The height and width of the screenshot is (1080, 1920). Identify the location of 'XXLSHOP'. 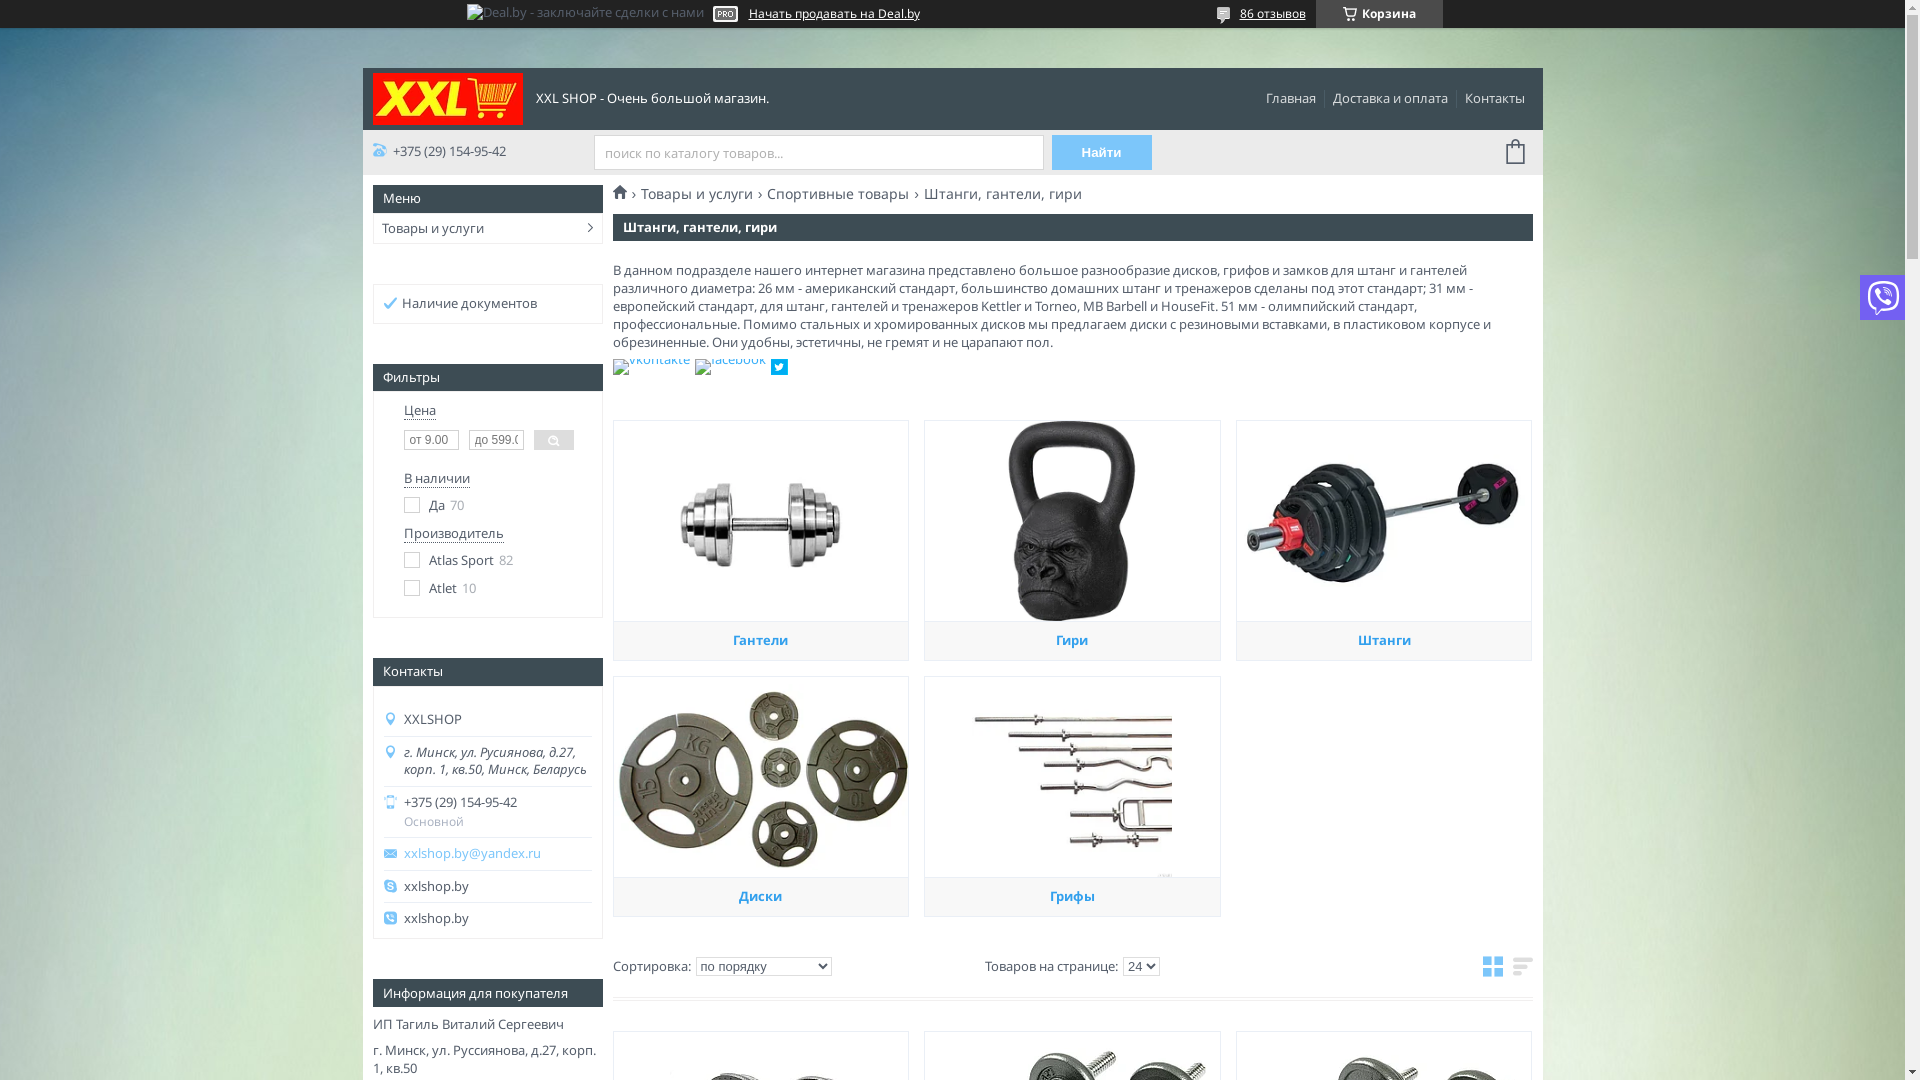
(445, 96).